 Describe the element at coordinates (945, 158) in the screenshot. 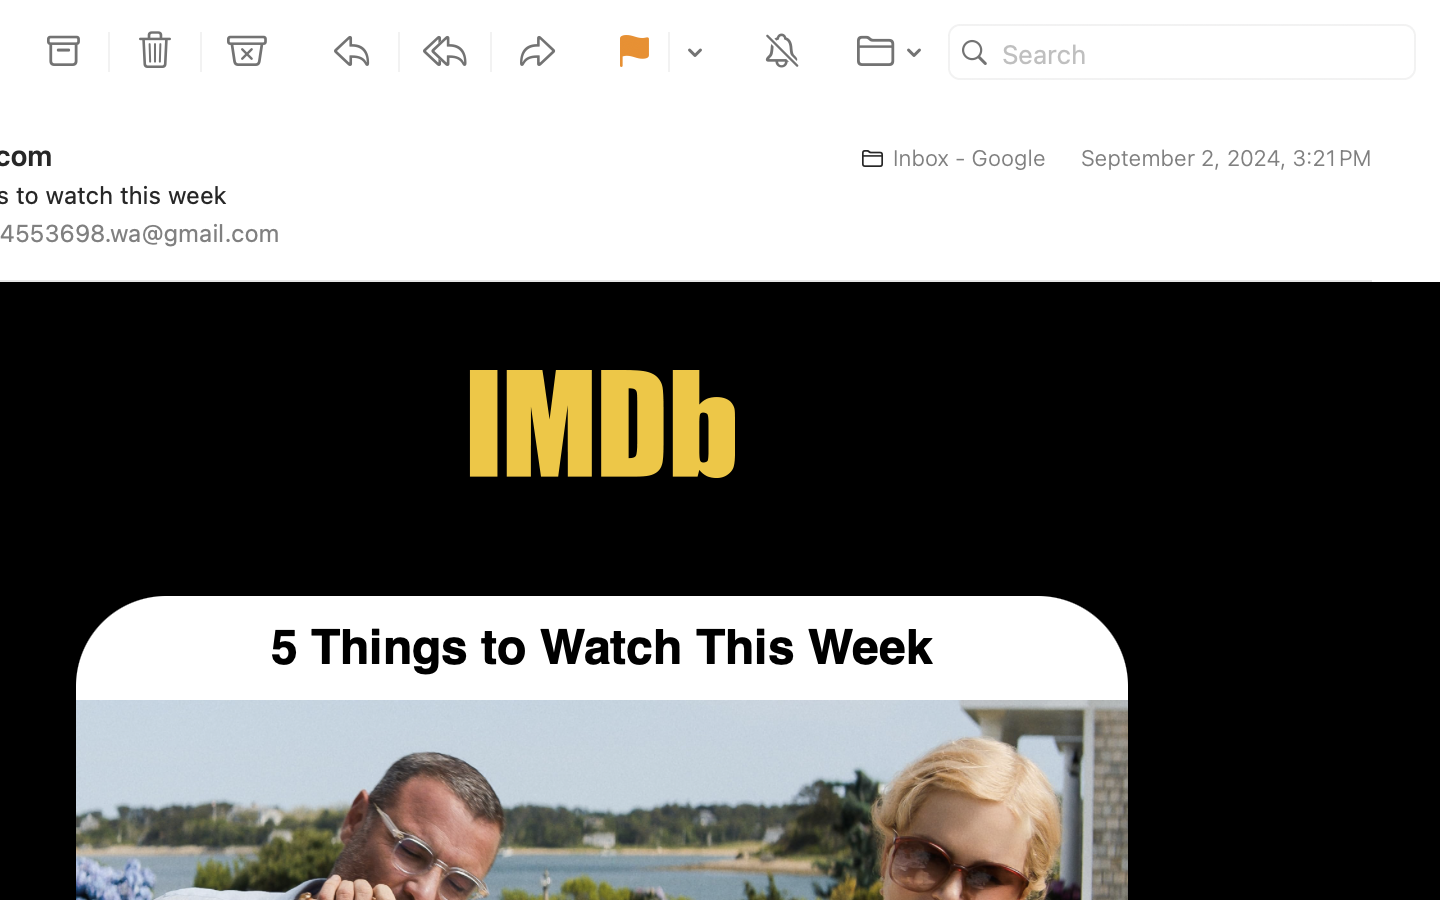

I see `'￼Inbox - Google'` at that location.